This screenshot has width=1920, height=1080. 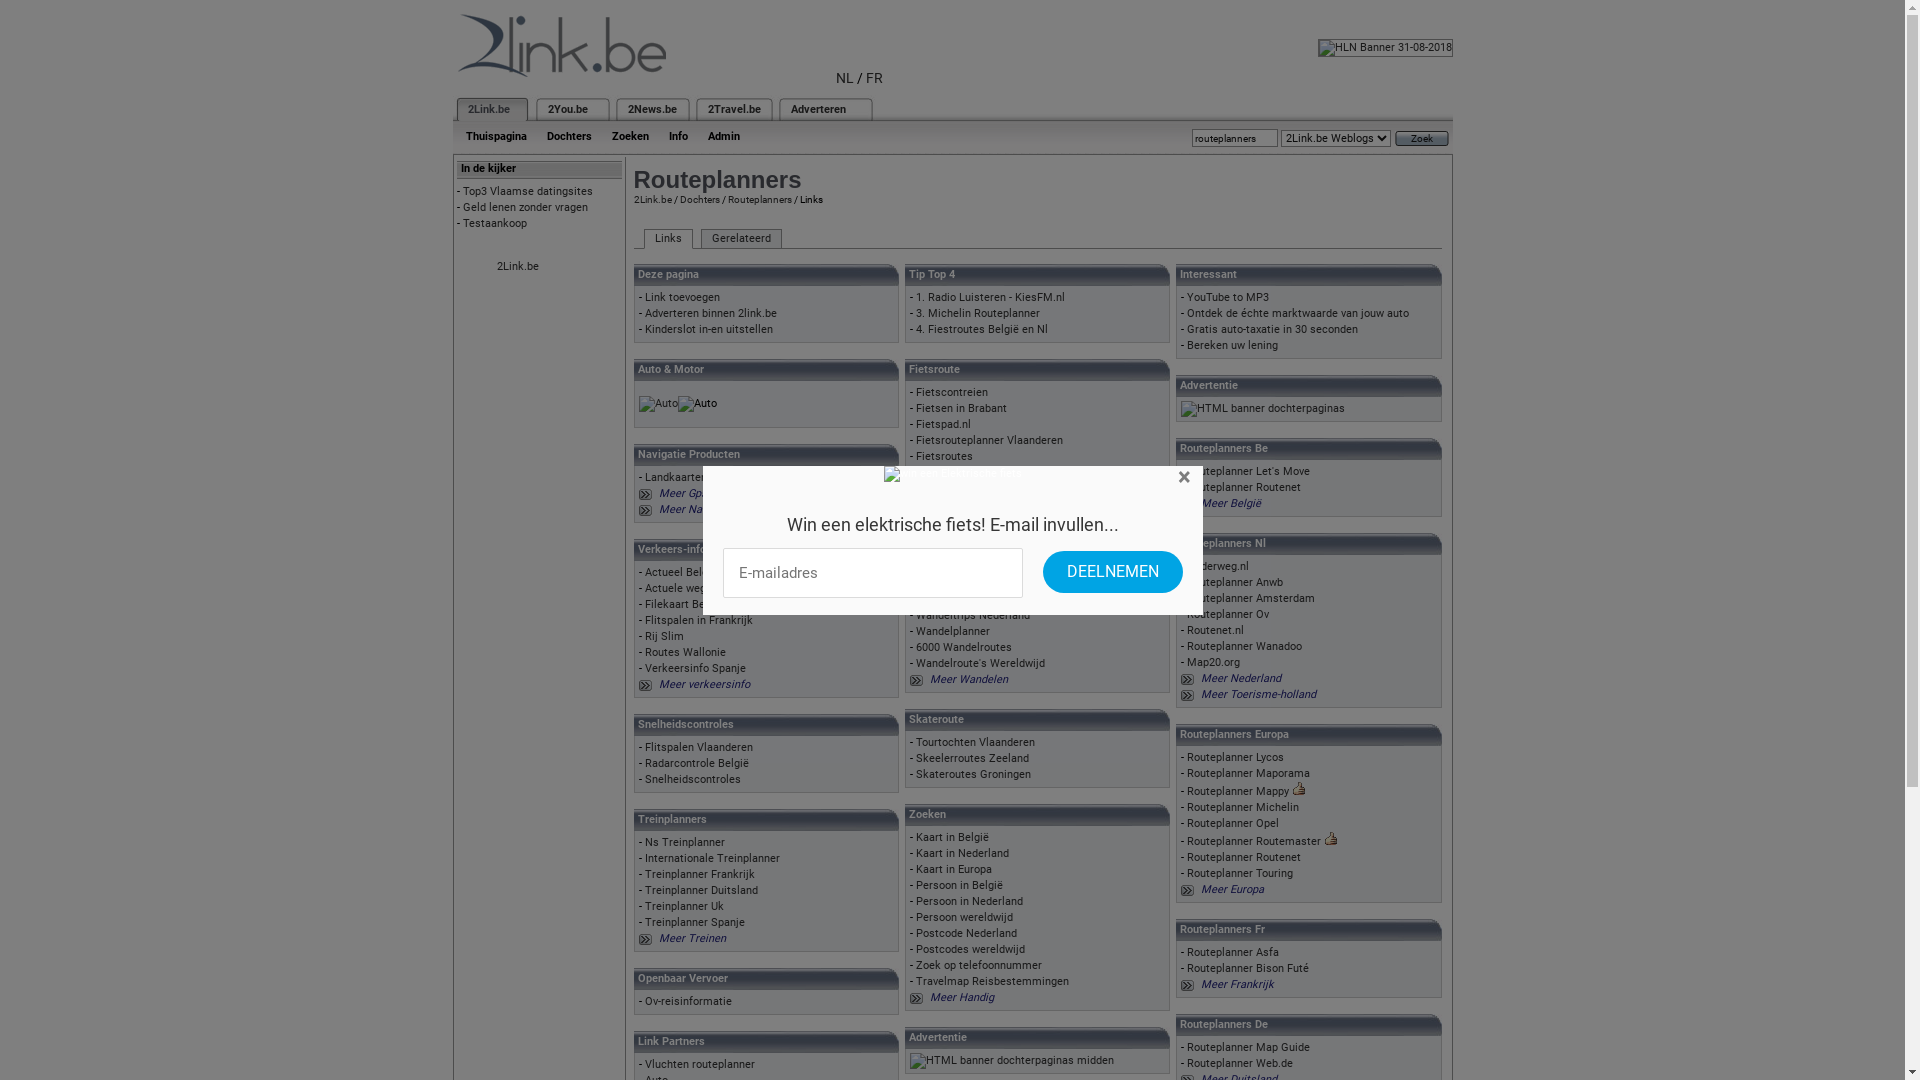 I want to click on 'Routeplanner Ov', so click(x=1186, y=613).